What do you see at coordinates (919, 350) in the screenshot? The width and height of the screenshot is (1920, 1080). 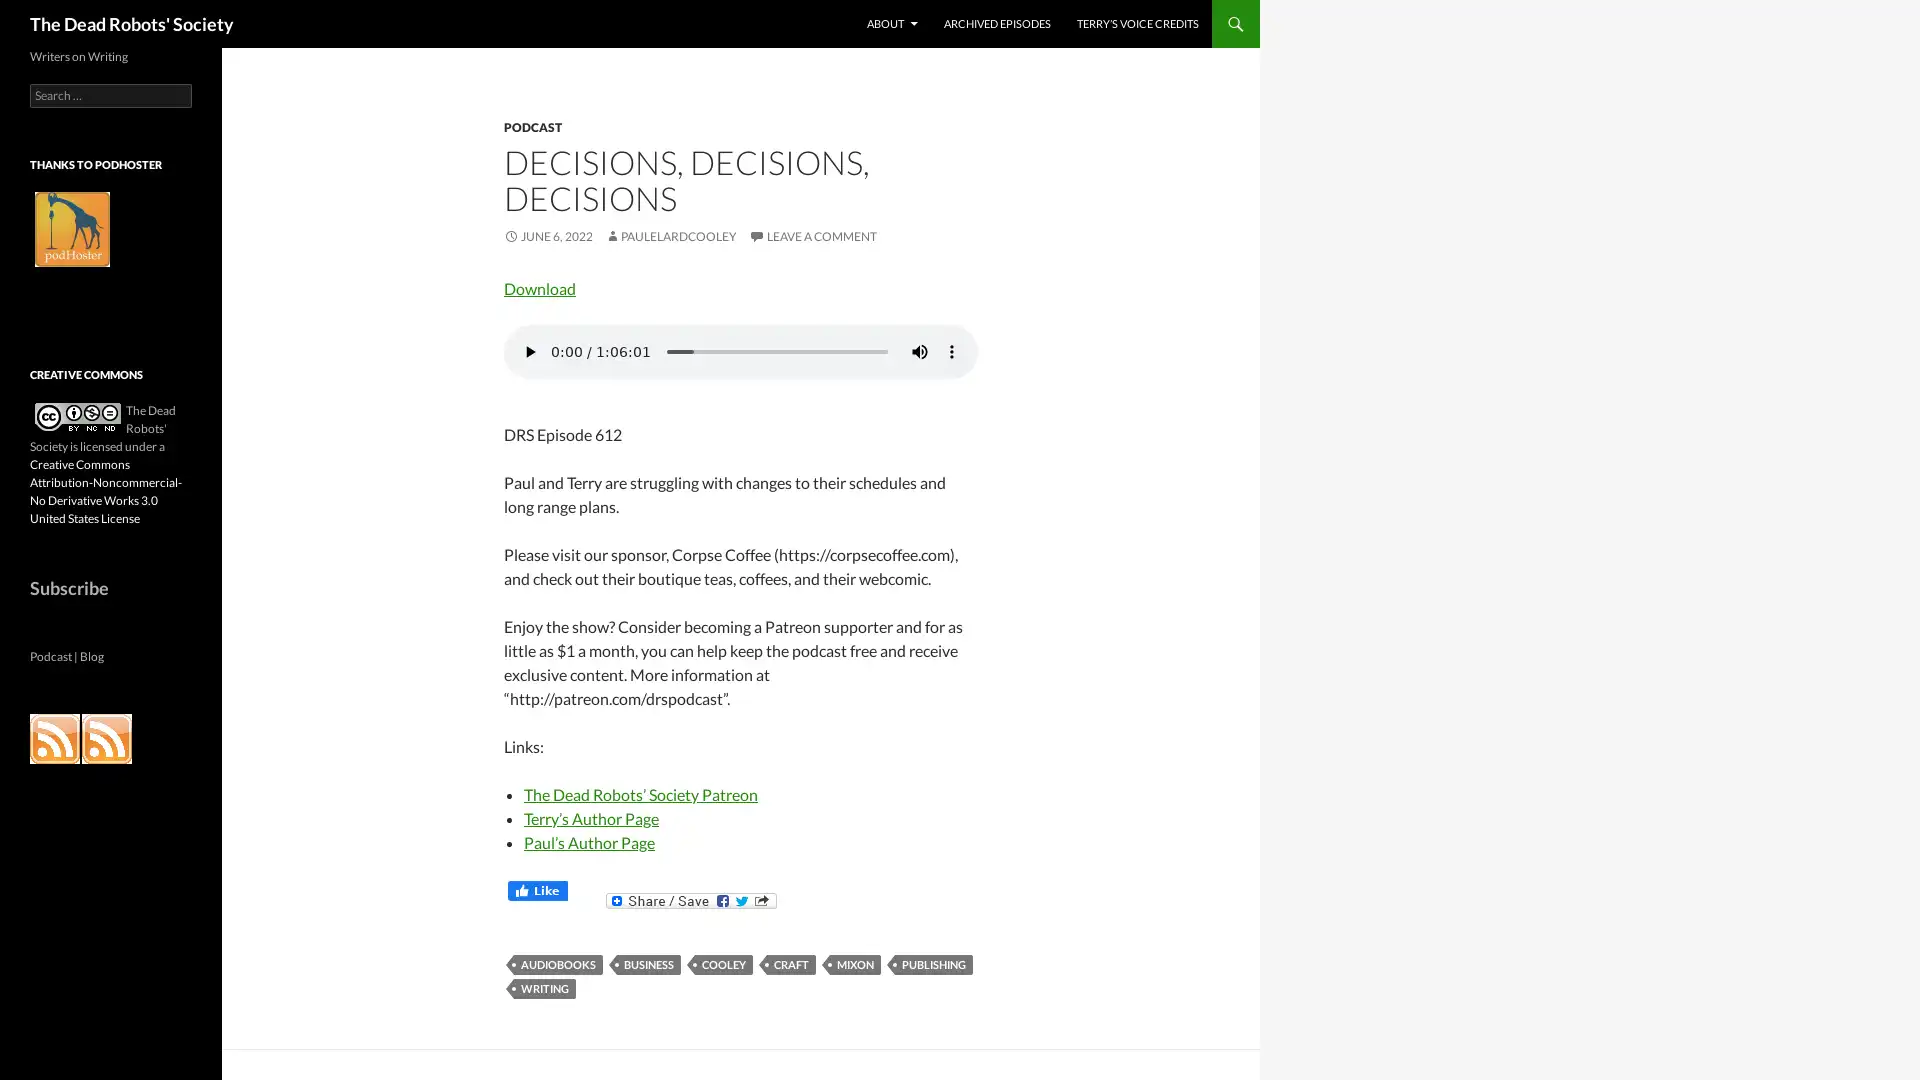 I see `mute` at bounding box center [919, 350].